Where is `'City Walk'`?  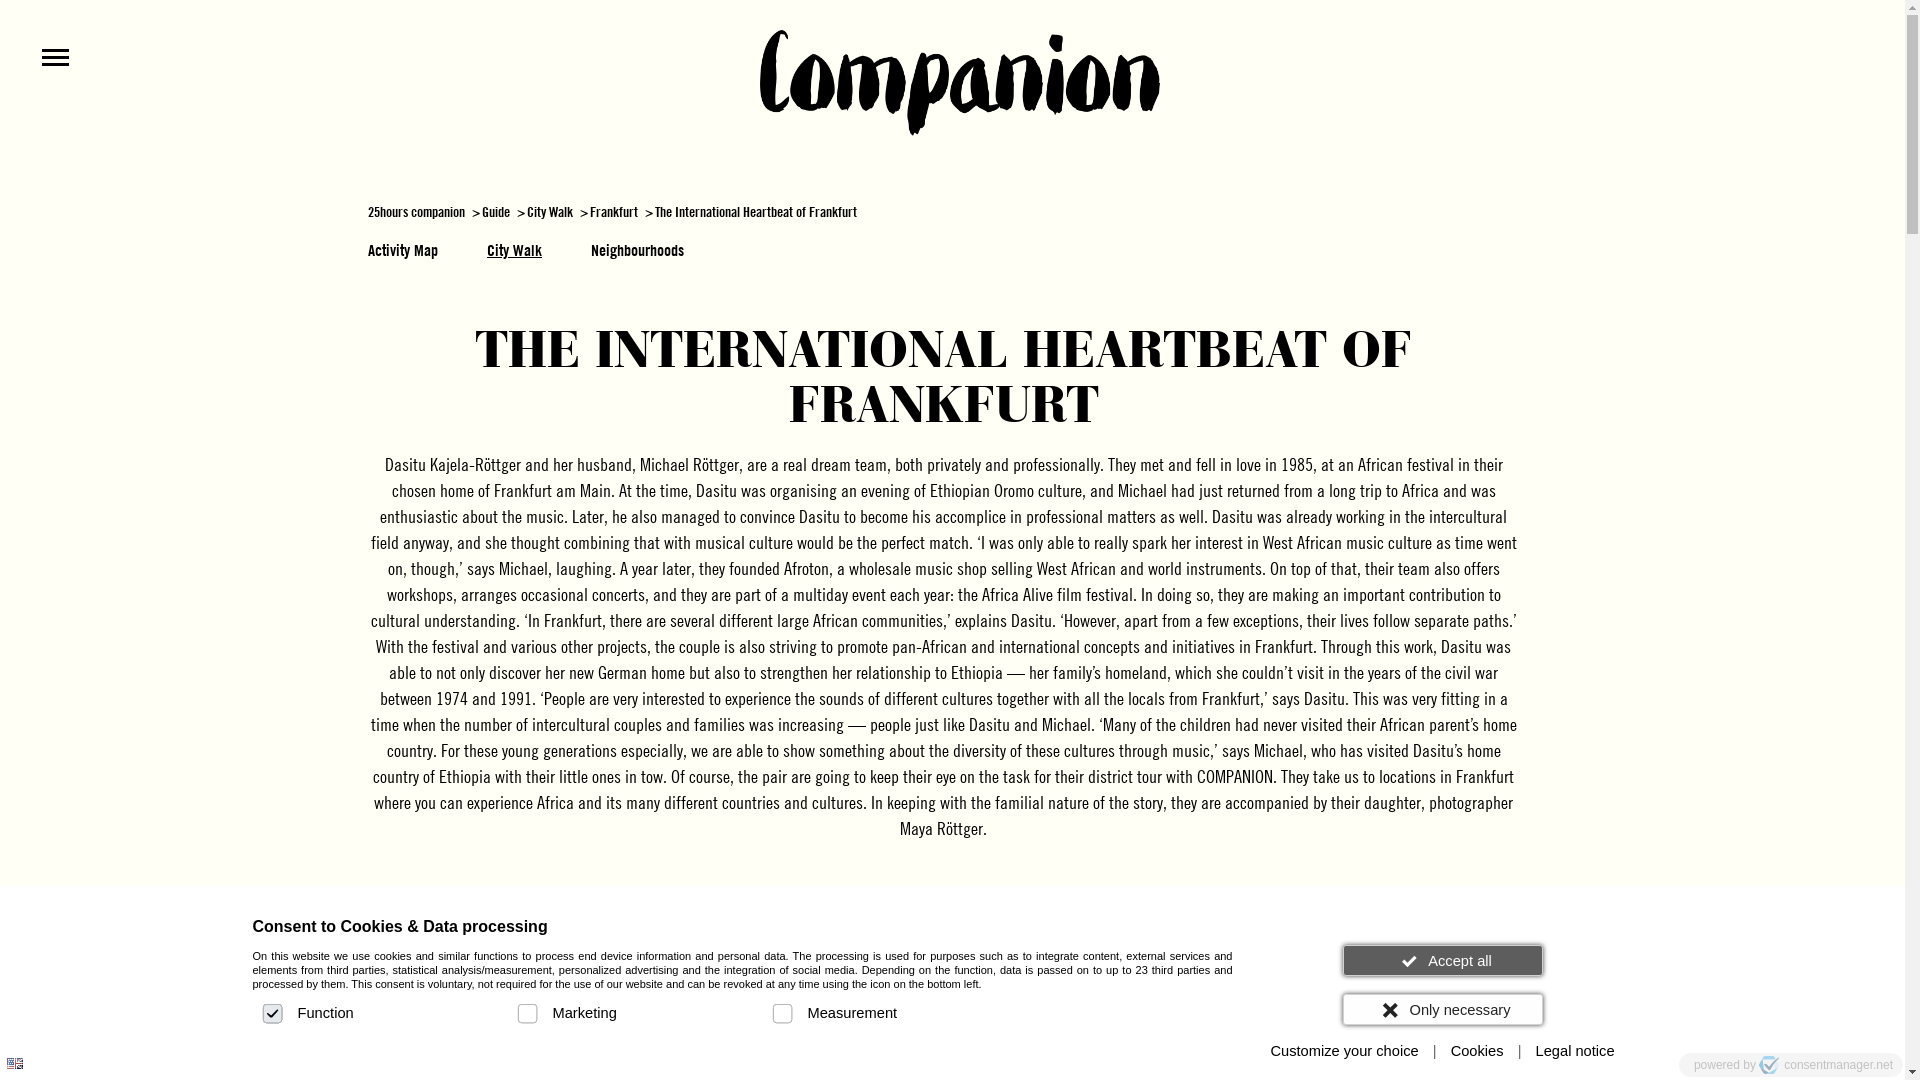 'City Walk' is located at coordinates (550, 211).